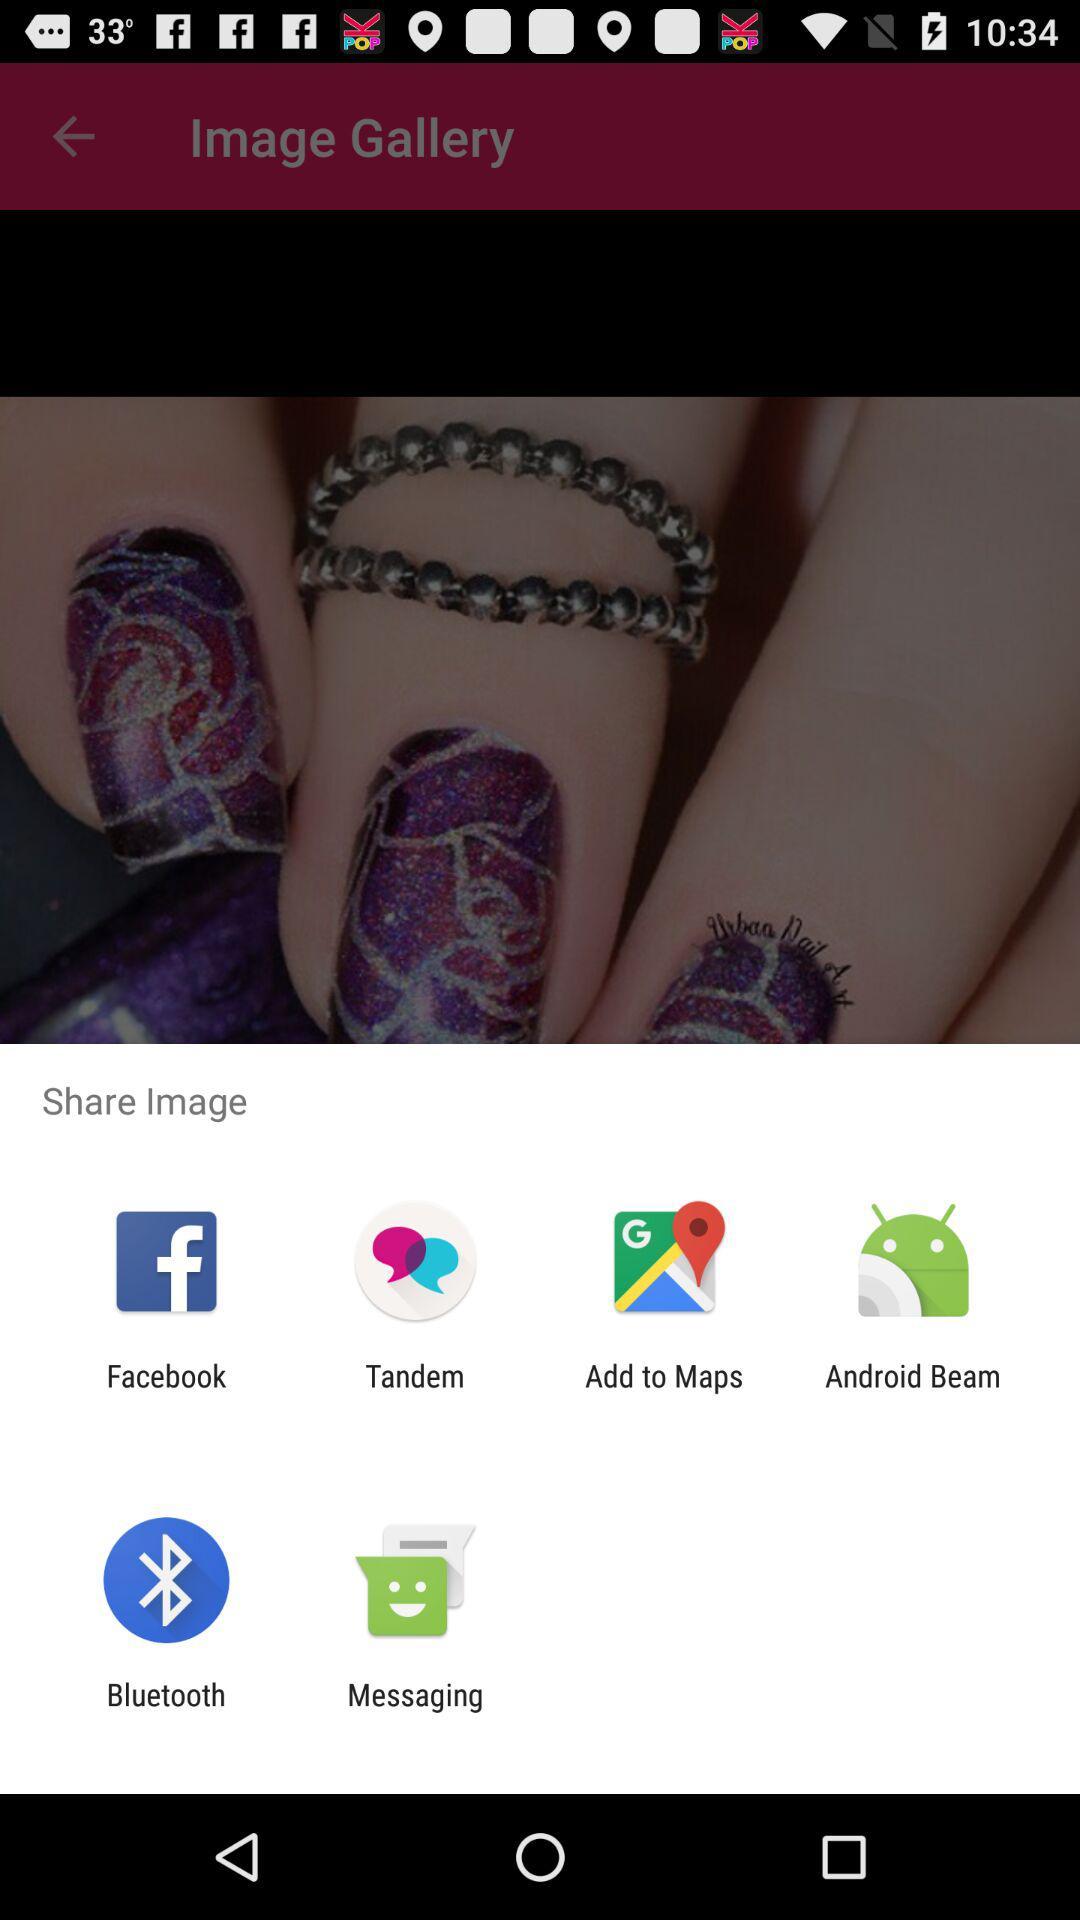 The image size is (1080, 1920). I want to click on the icon at the bottom right corner, so click(913, 1392).